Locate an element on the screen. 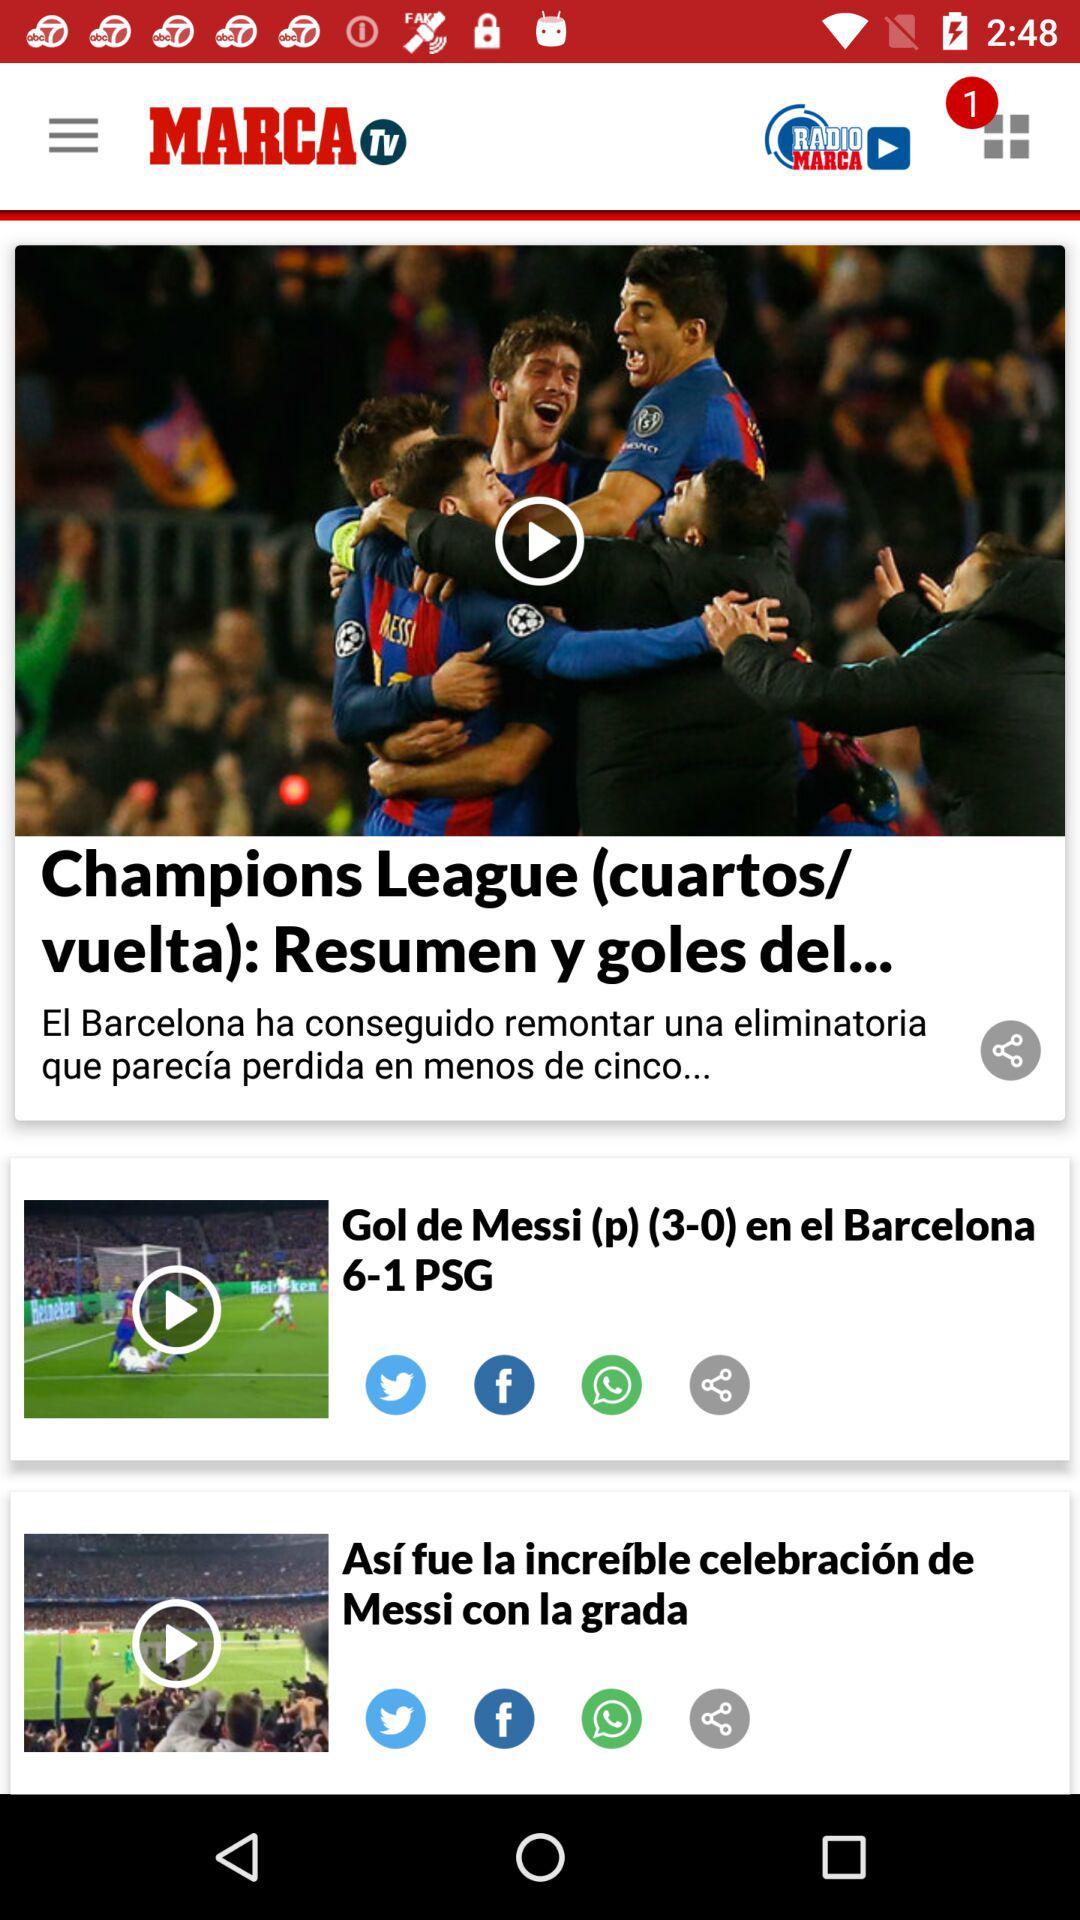 The image size is (1080, 1920). share video on twitter is located at coordinates (396, 1384).